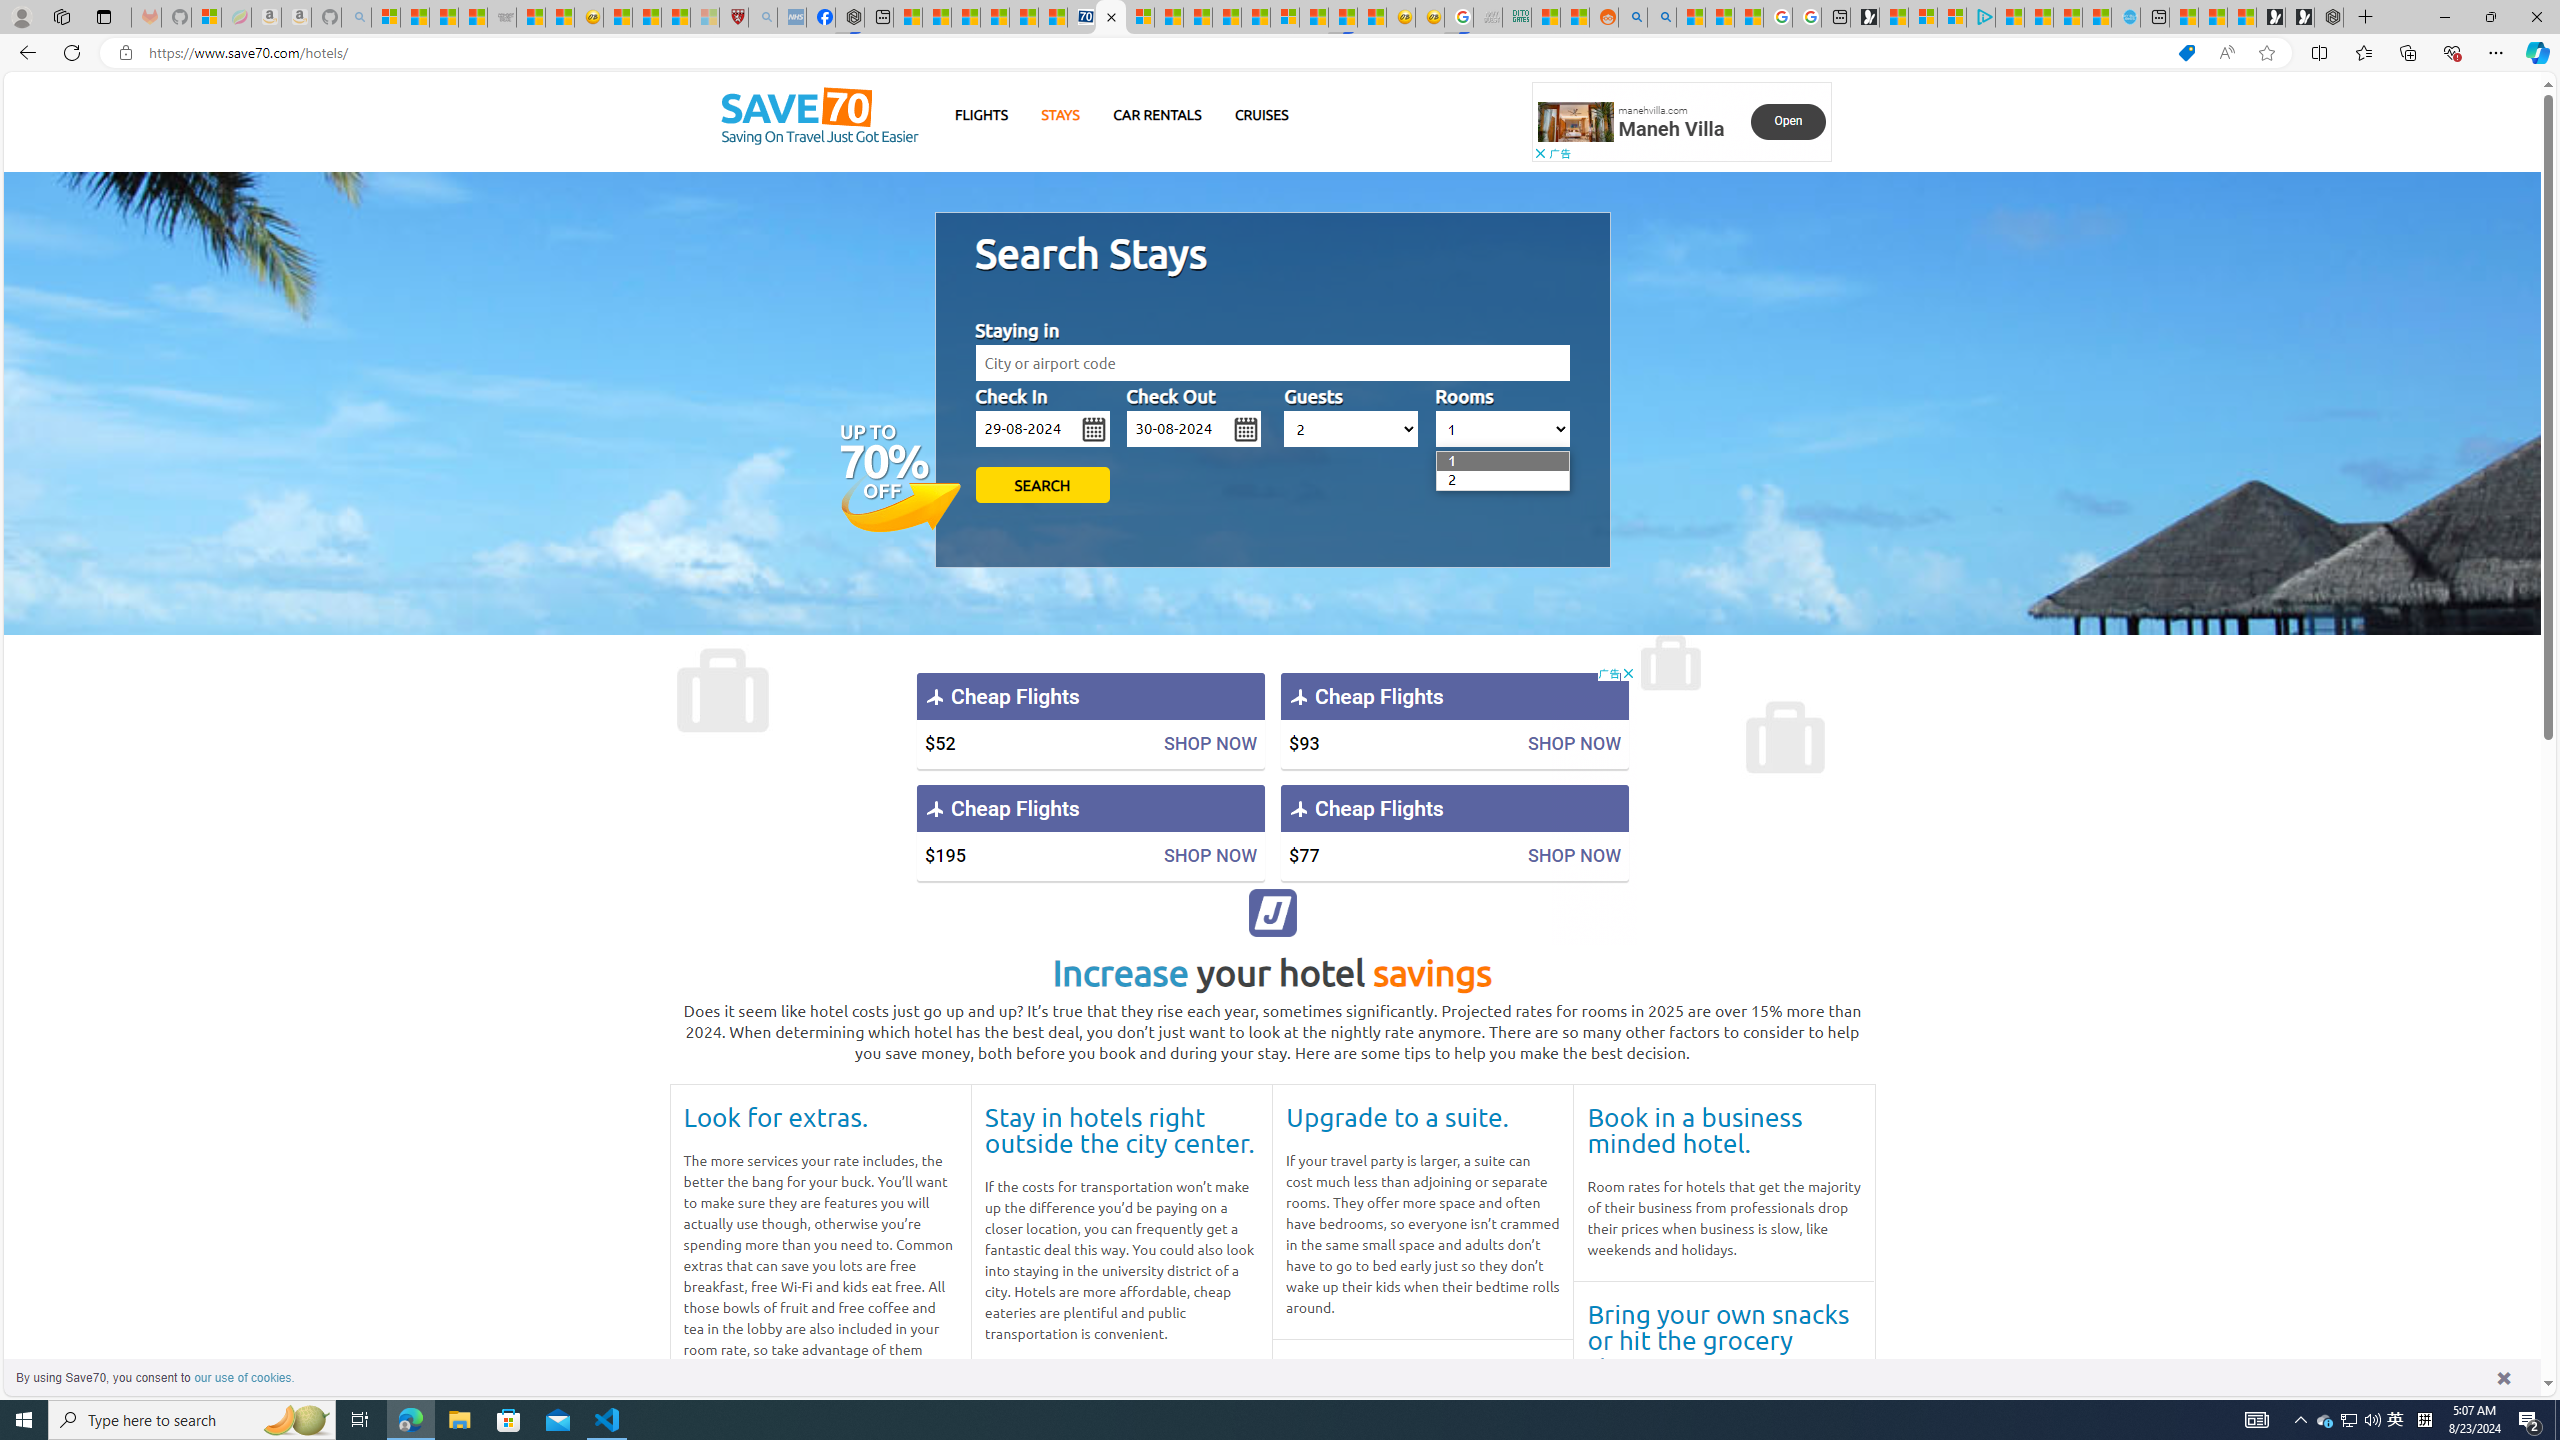 This screenshot has width=2560, height=1440. Describe the element at coordinates (1787, 120) in the screenshot. I see `'Class: ns-pn6gp-e-2 svg-anchor text-button-final'` at that location.